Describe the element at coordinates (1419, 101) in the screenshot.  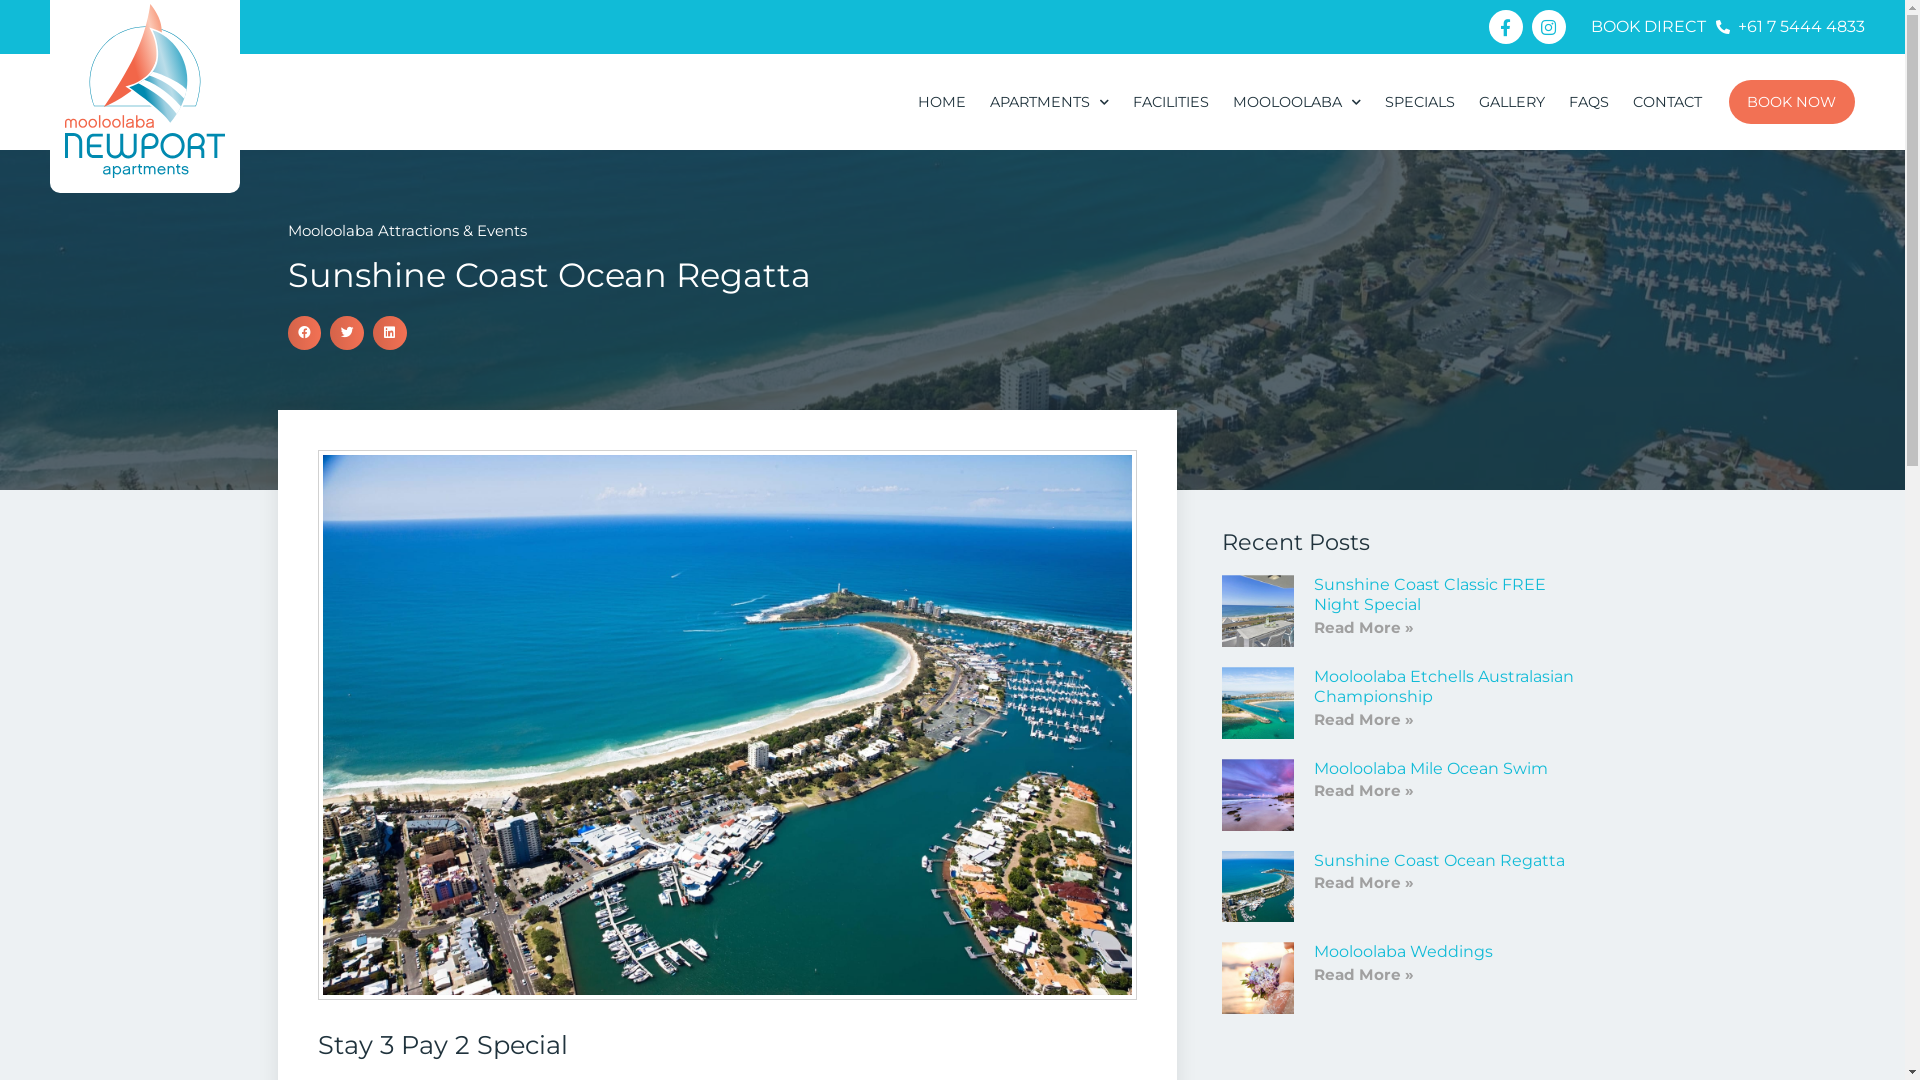
I see `'SPECIALS'` at that location.